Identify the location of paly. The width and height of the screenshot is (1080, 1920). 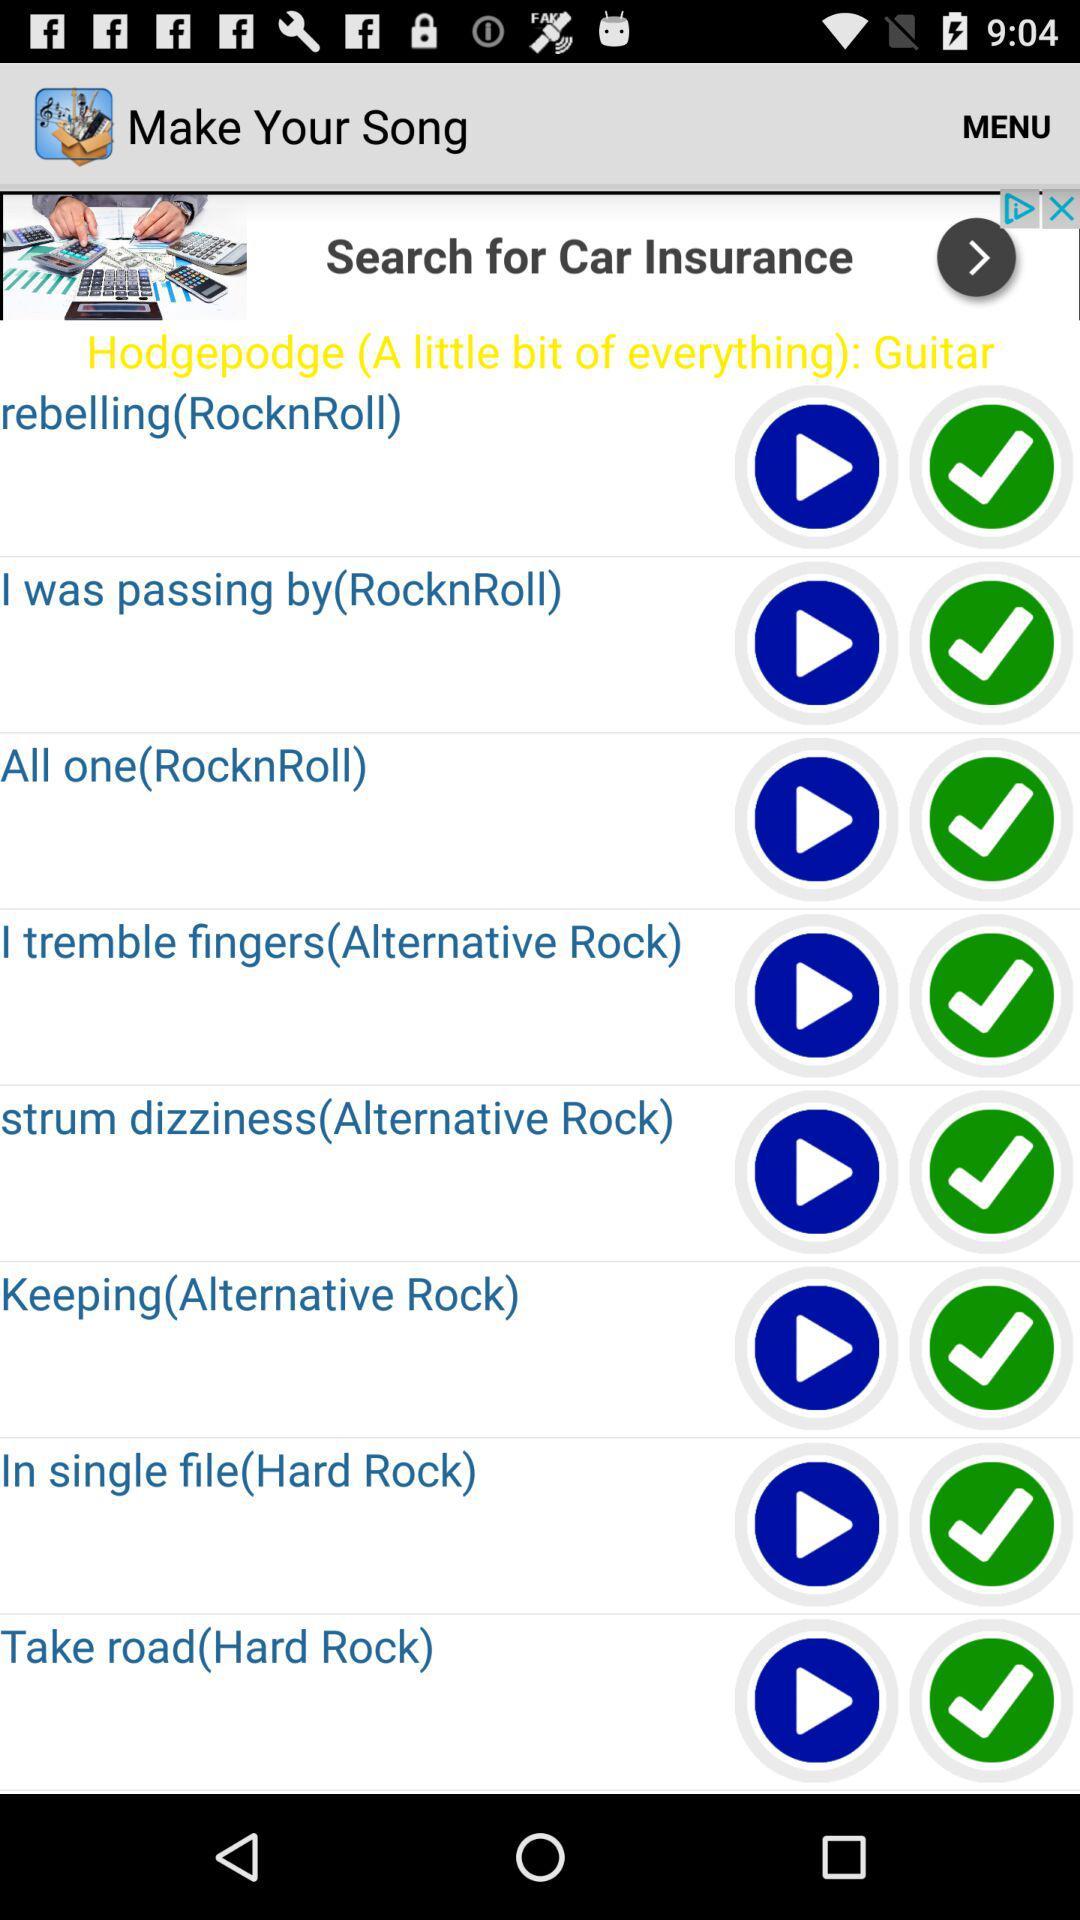
(817, 467).